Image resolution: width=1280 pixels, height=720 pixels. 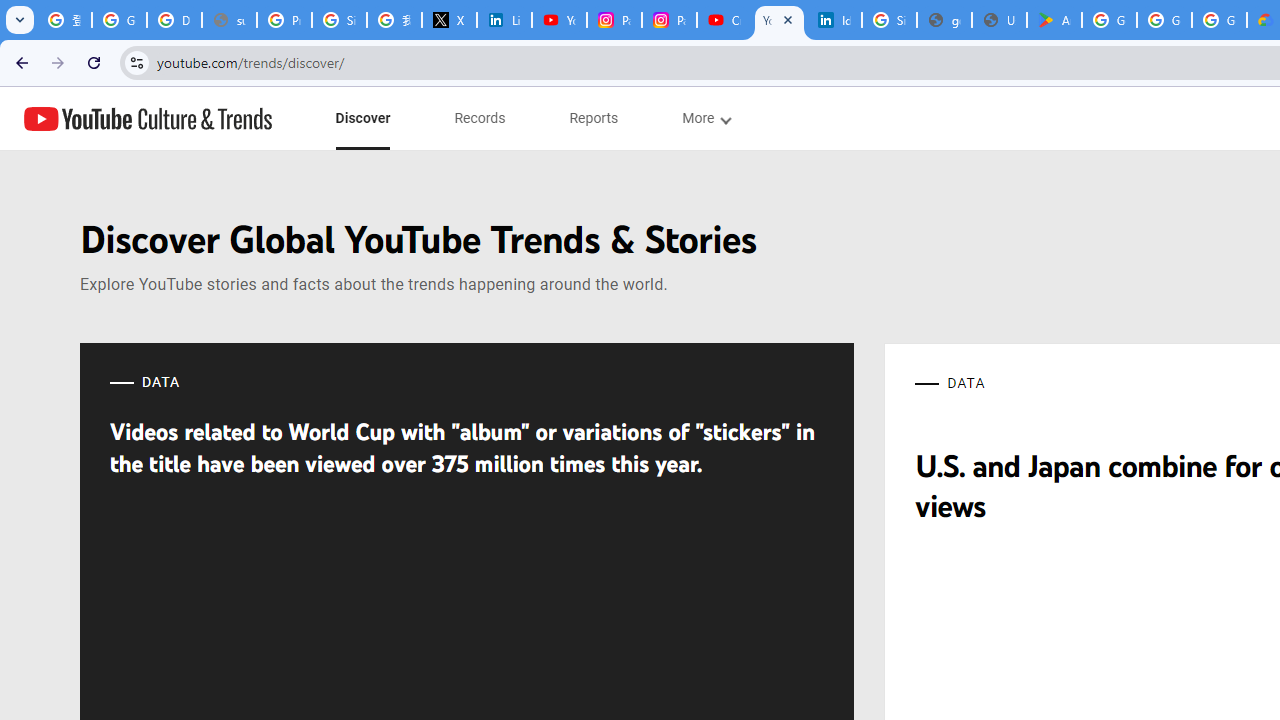 What do you see at coordinates (504, 20) in the screenshot?
I see `'LinkedIn Privacy Policy'` at bounding box center [504, 20].